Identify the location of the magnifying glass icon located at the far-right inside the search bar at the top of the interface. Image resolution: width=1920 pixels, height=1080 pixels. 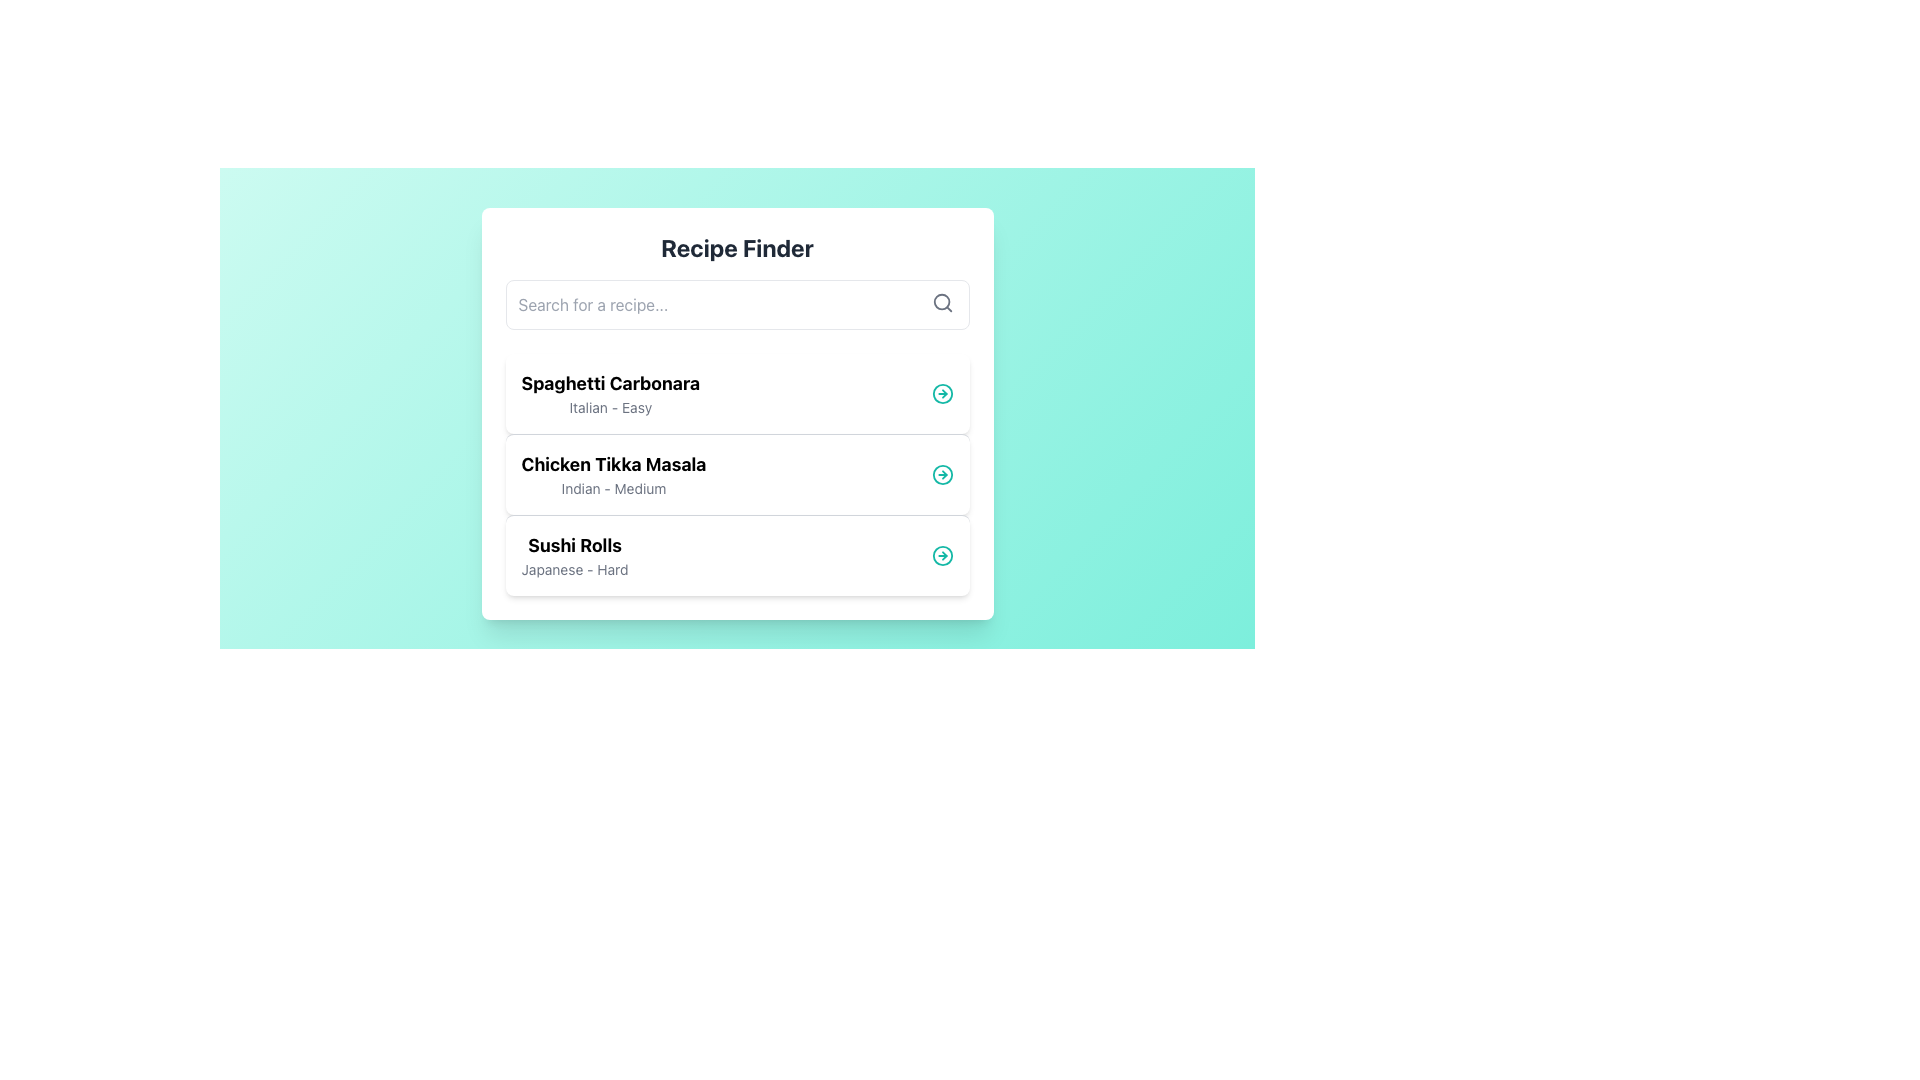
(941, 303).